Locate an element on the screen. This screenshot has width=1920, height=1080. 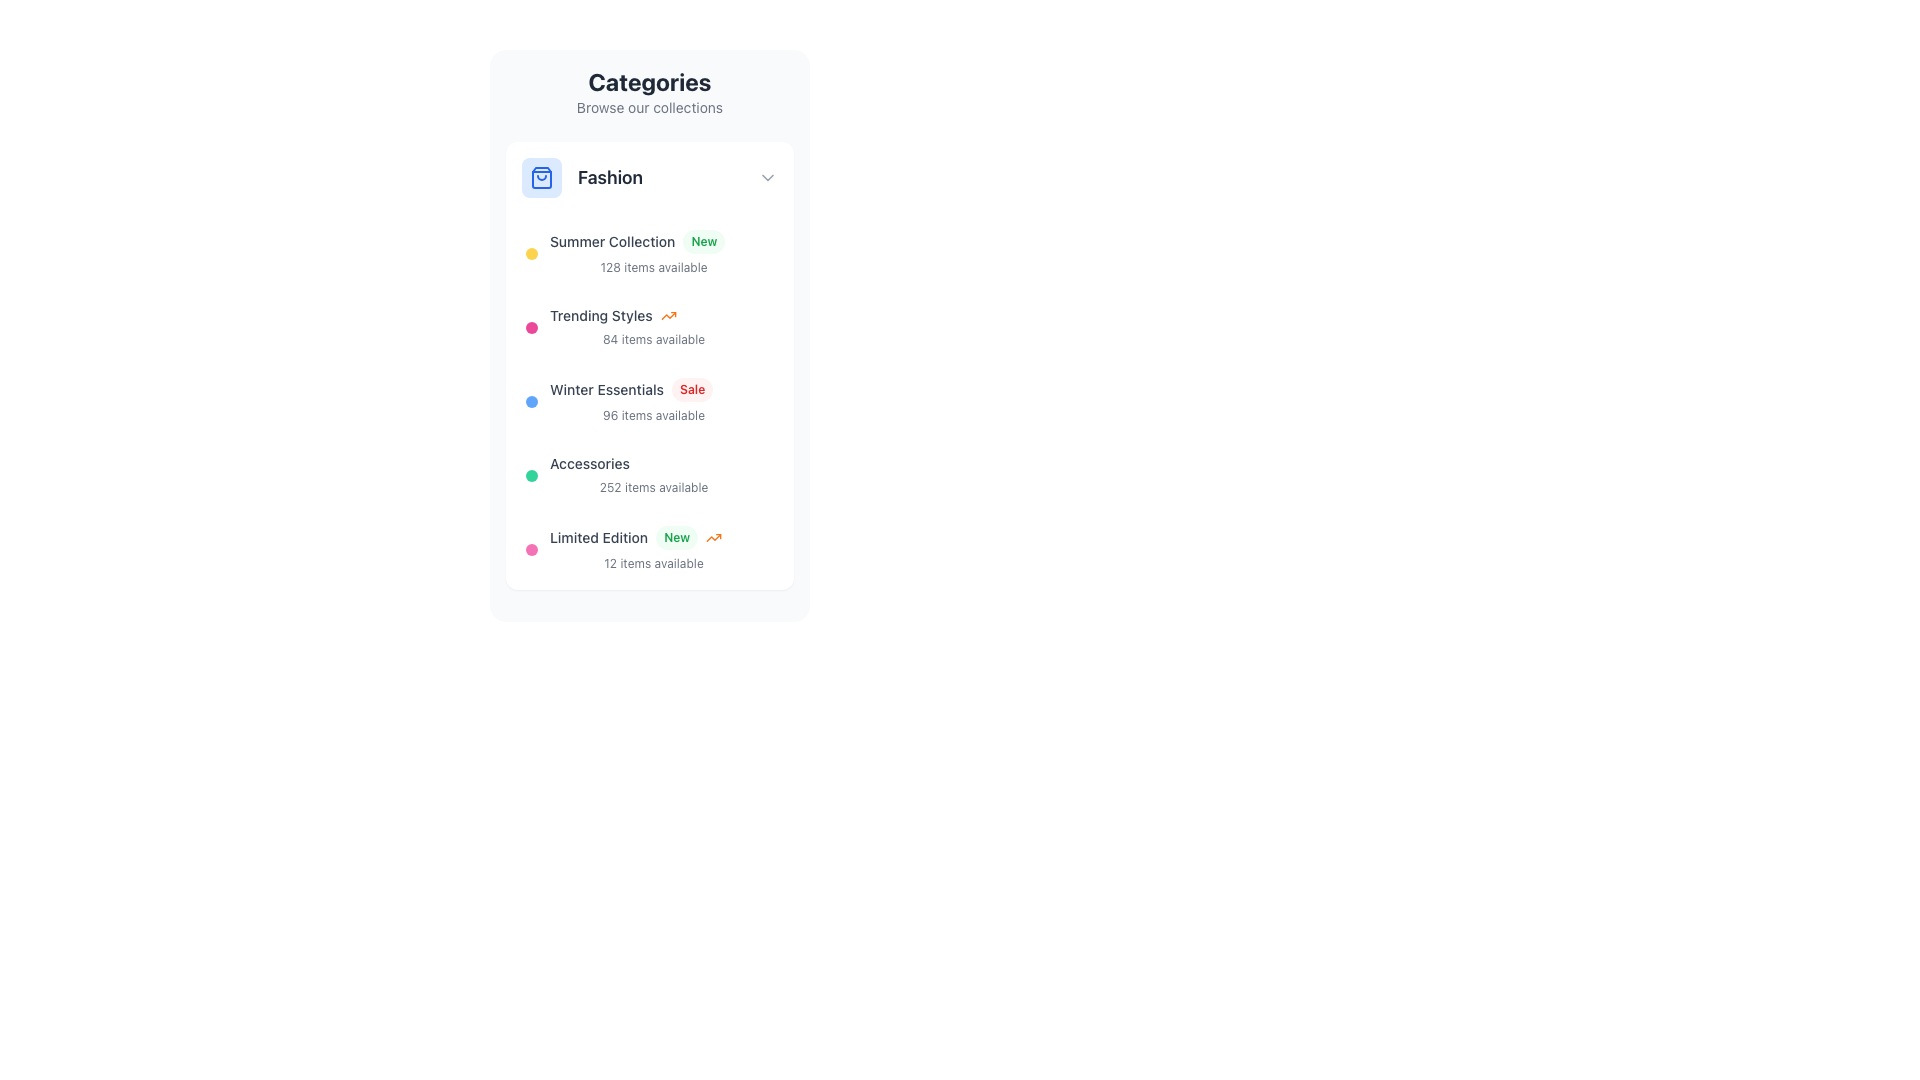
the right-pointing chevron arrow icon located to the right of the 'Fashion' section title is located at coordinates (767, 176).